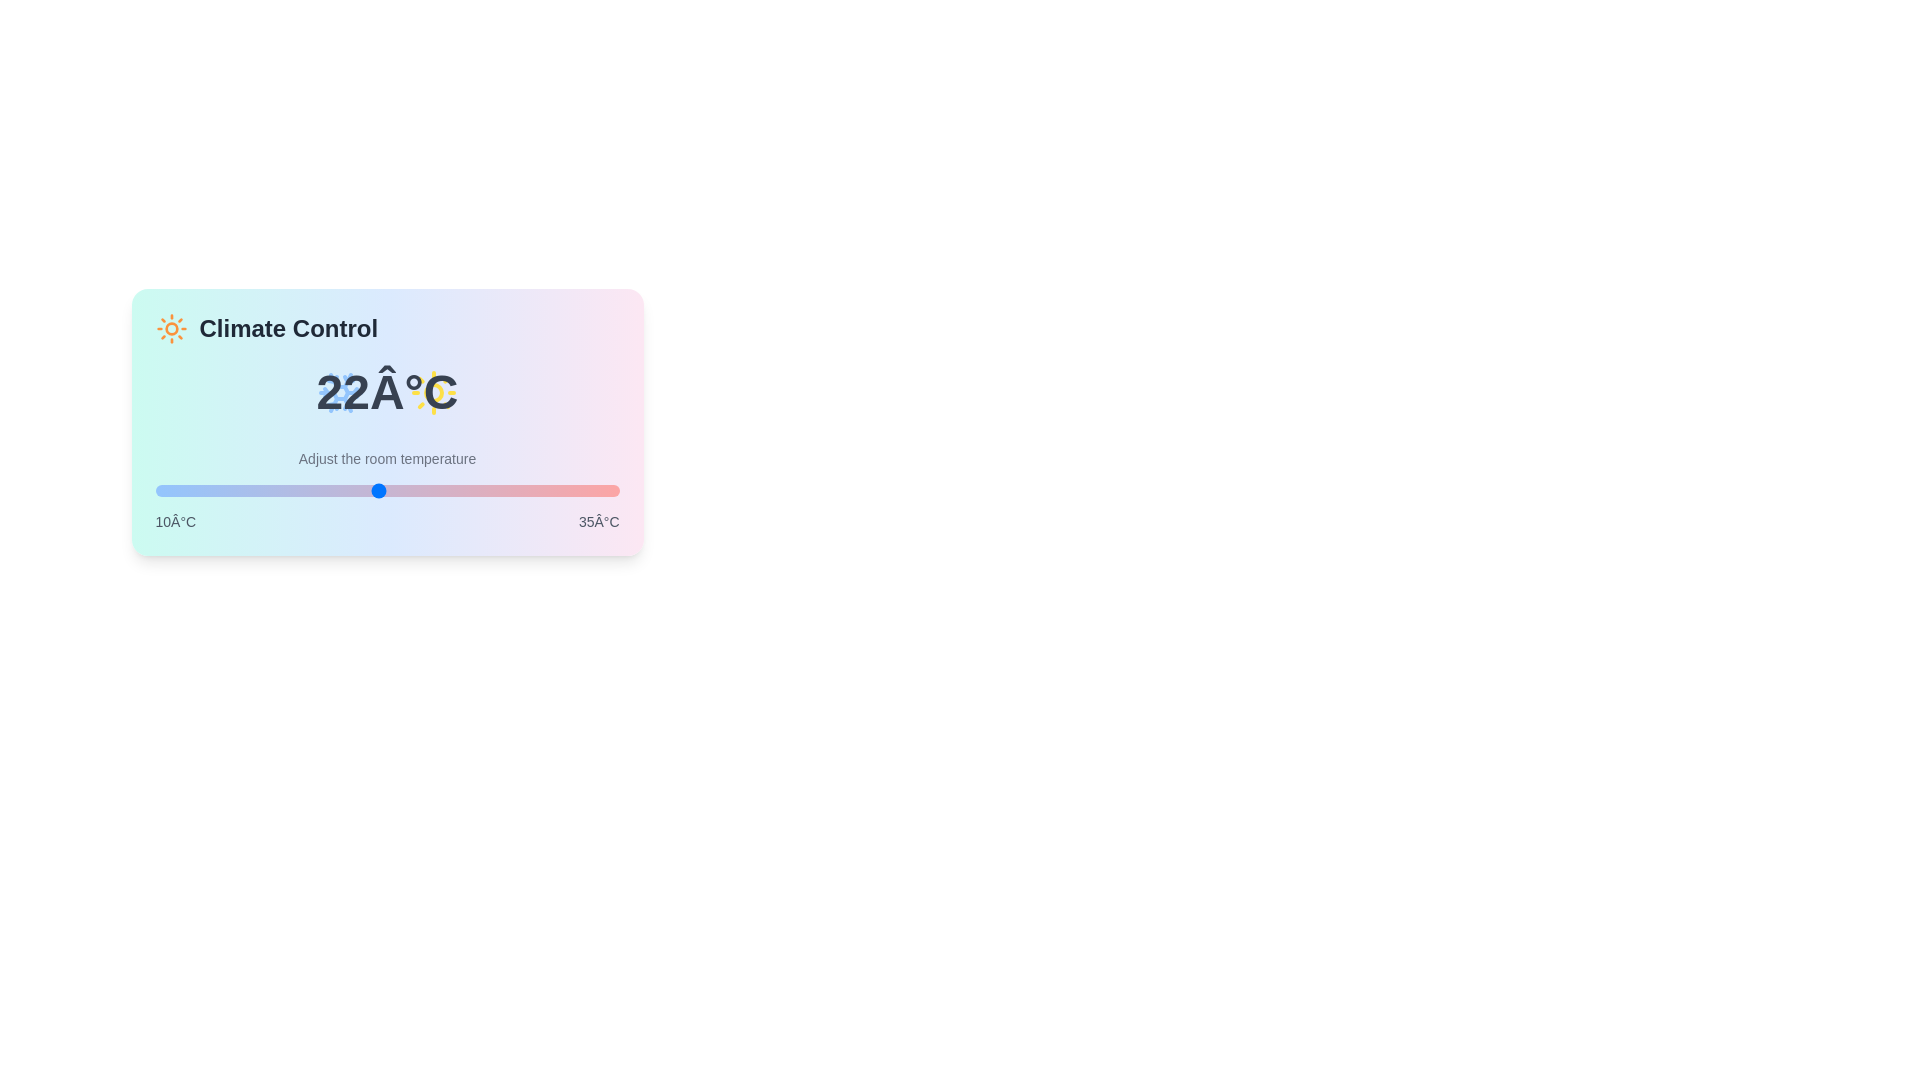 The height and width of the screenshot is (1080, 1920). Describe the element at coordinates (508, 490) in the screenshot. I see `the temperature to 29°C using the slider` at that location.